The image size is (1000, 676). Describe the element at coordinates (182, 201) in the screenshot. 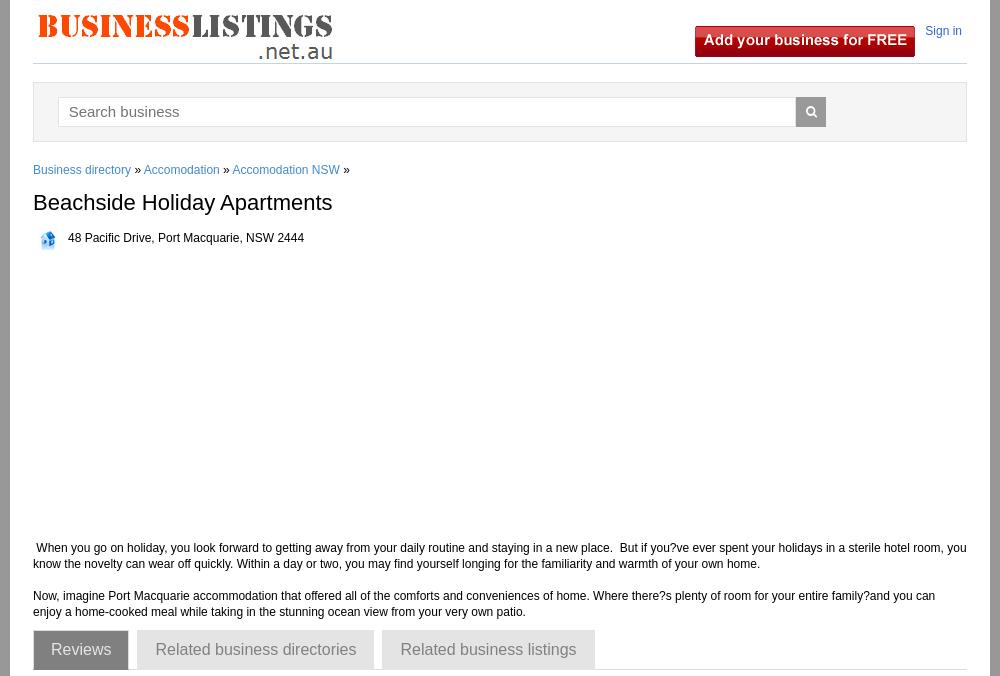

I see `'Beachside Holiday Apartments'` at that location.